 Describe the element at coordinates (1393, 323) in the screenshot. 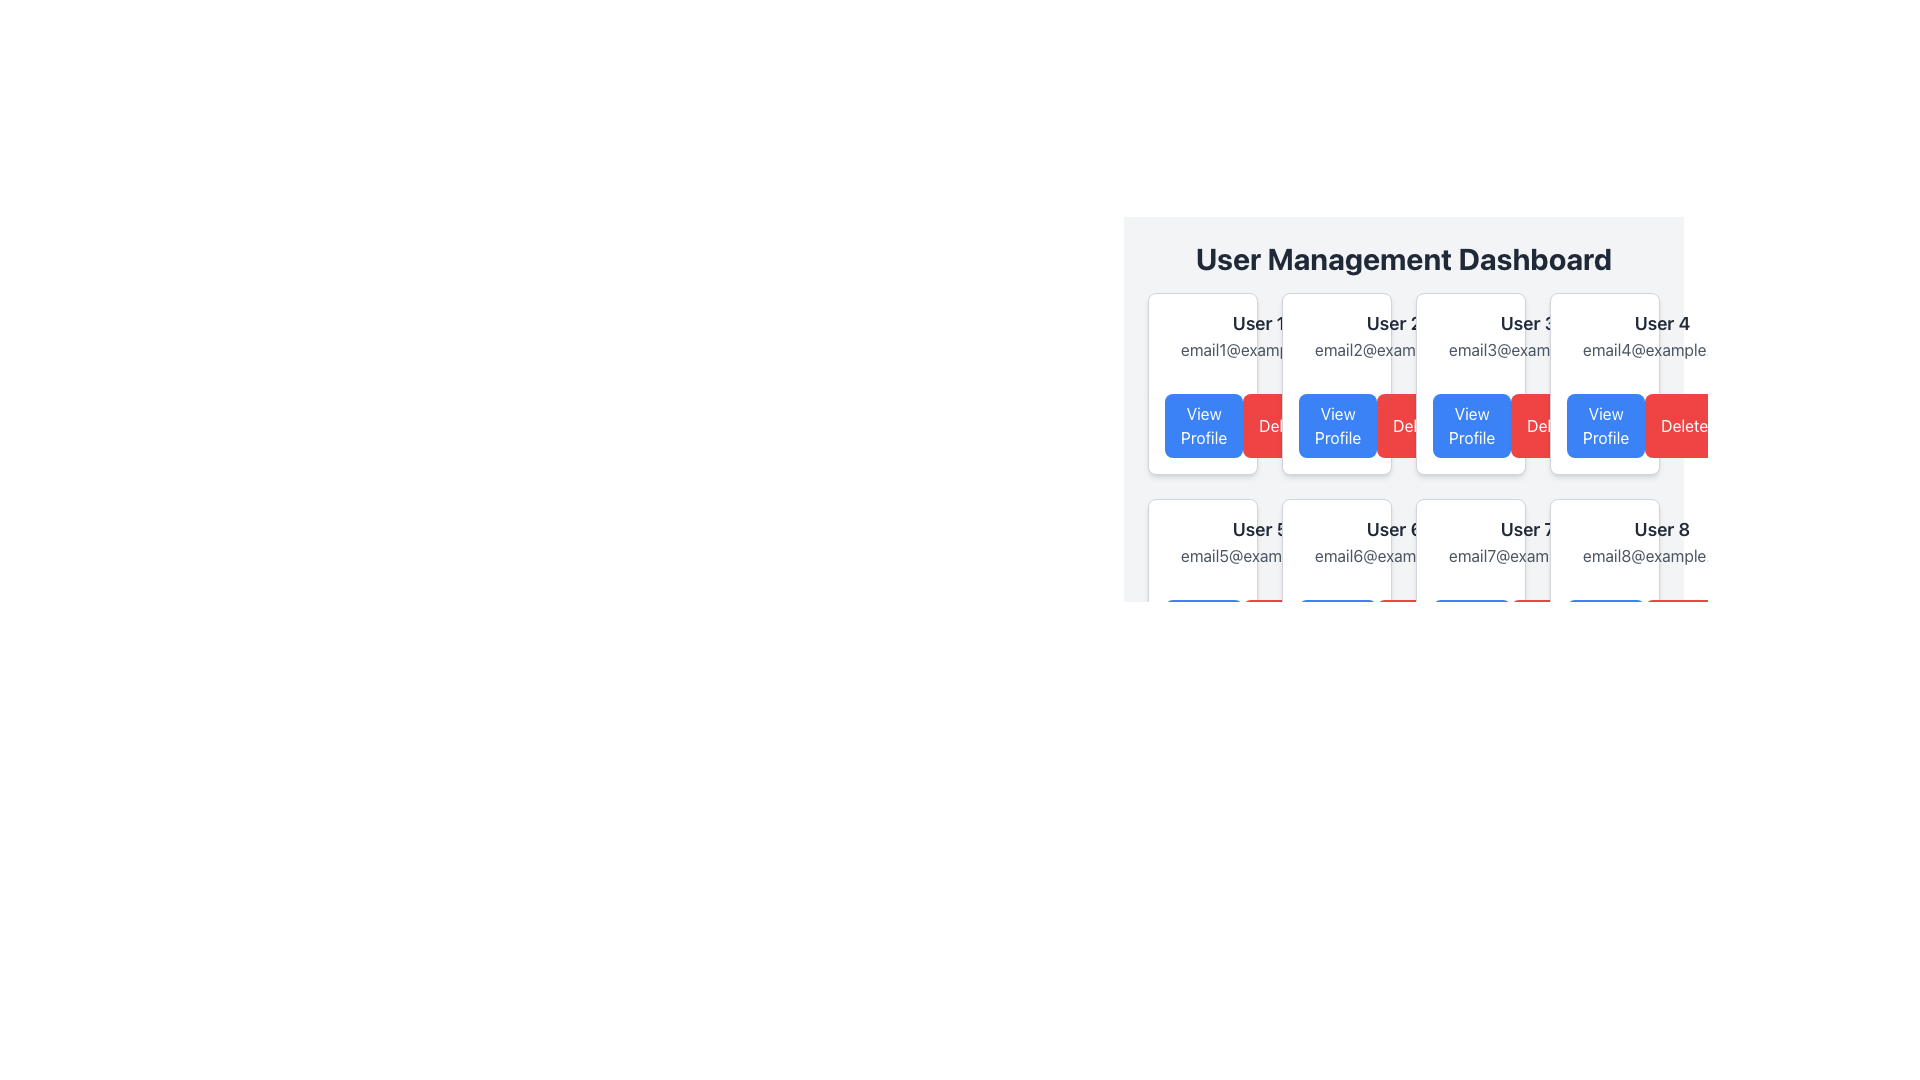

I see `the text label displaying 'User 2' in bold font at the top of the user card` at that location.